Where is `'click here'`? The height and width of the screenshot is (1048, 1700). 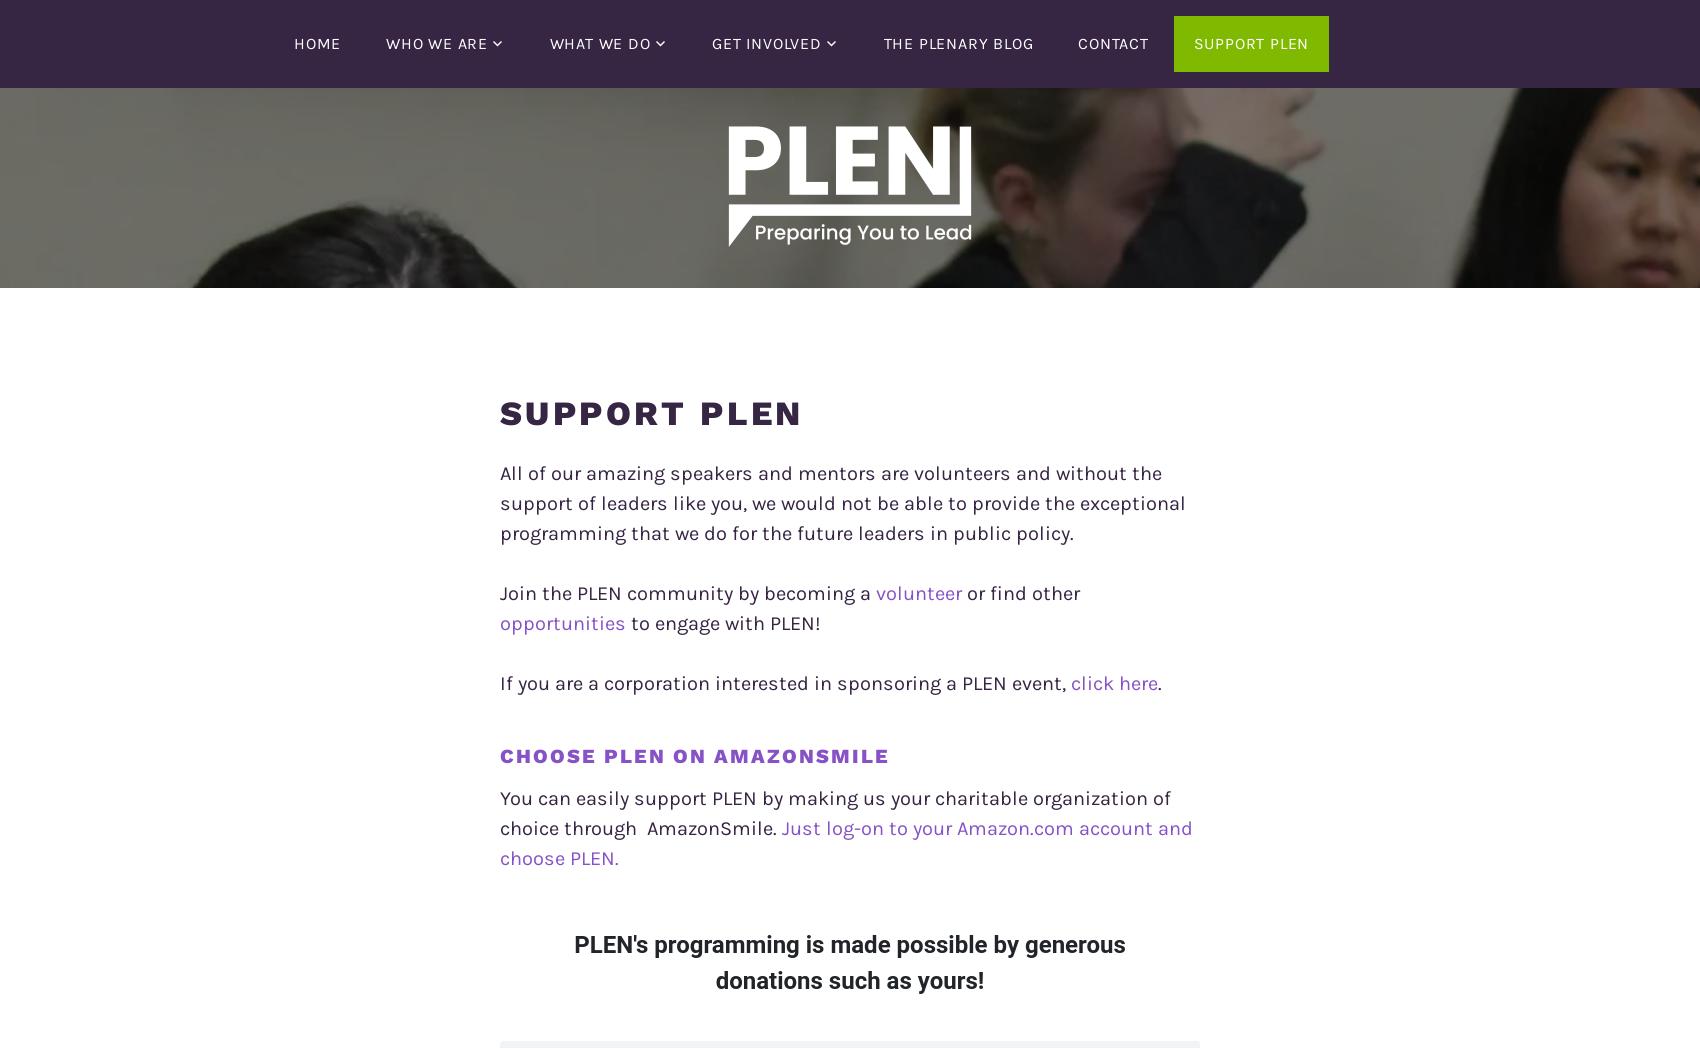
'click here' is located at coordinates (1114, 683).